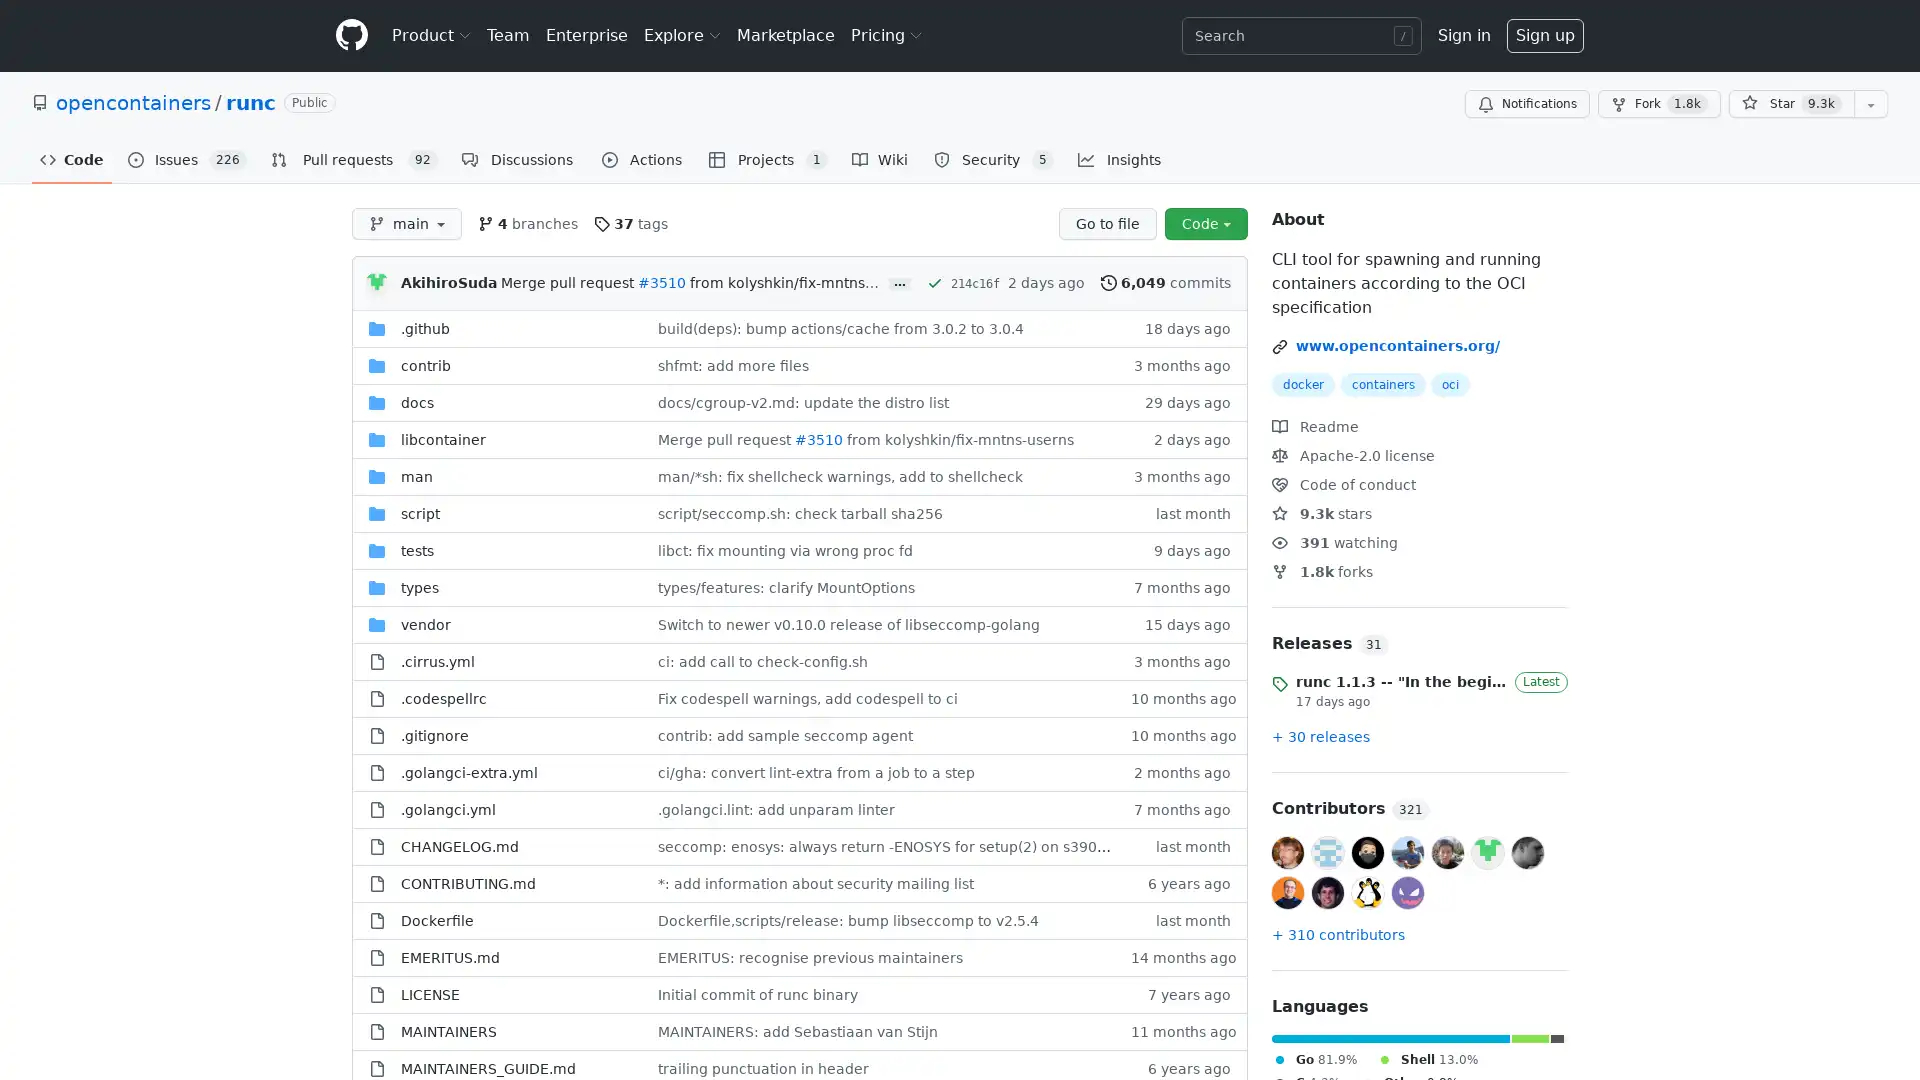 The height and width of the screenshot is (1080, 1920). Describe the element at coordinates (1870, 104) in the screenshot. I see `You must be signed in to add this repository to a list` at that location.